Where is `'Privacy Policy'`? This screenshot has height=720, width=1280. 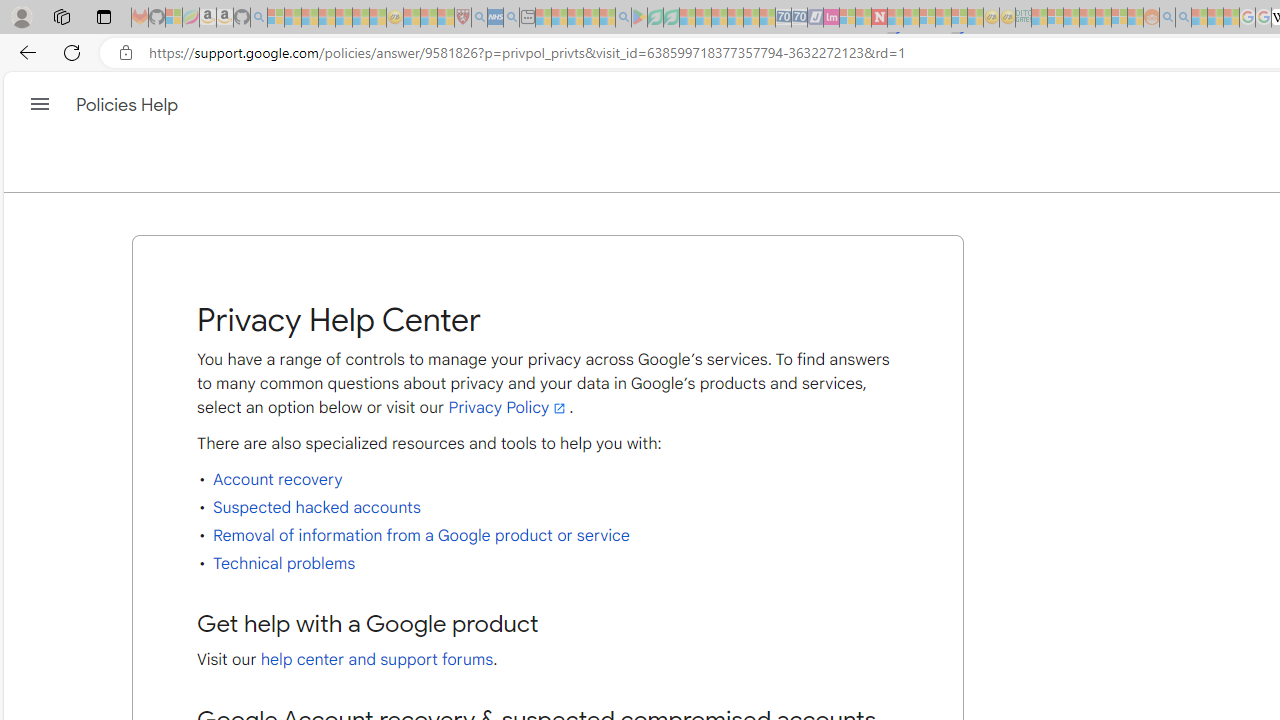
'Privacy Policy' is located at coordinates (508, 407).